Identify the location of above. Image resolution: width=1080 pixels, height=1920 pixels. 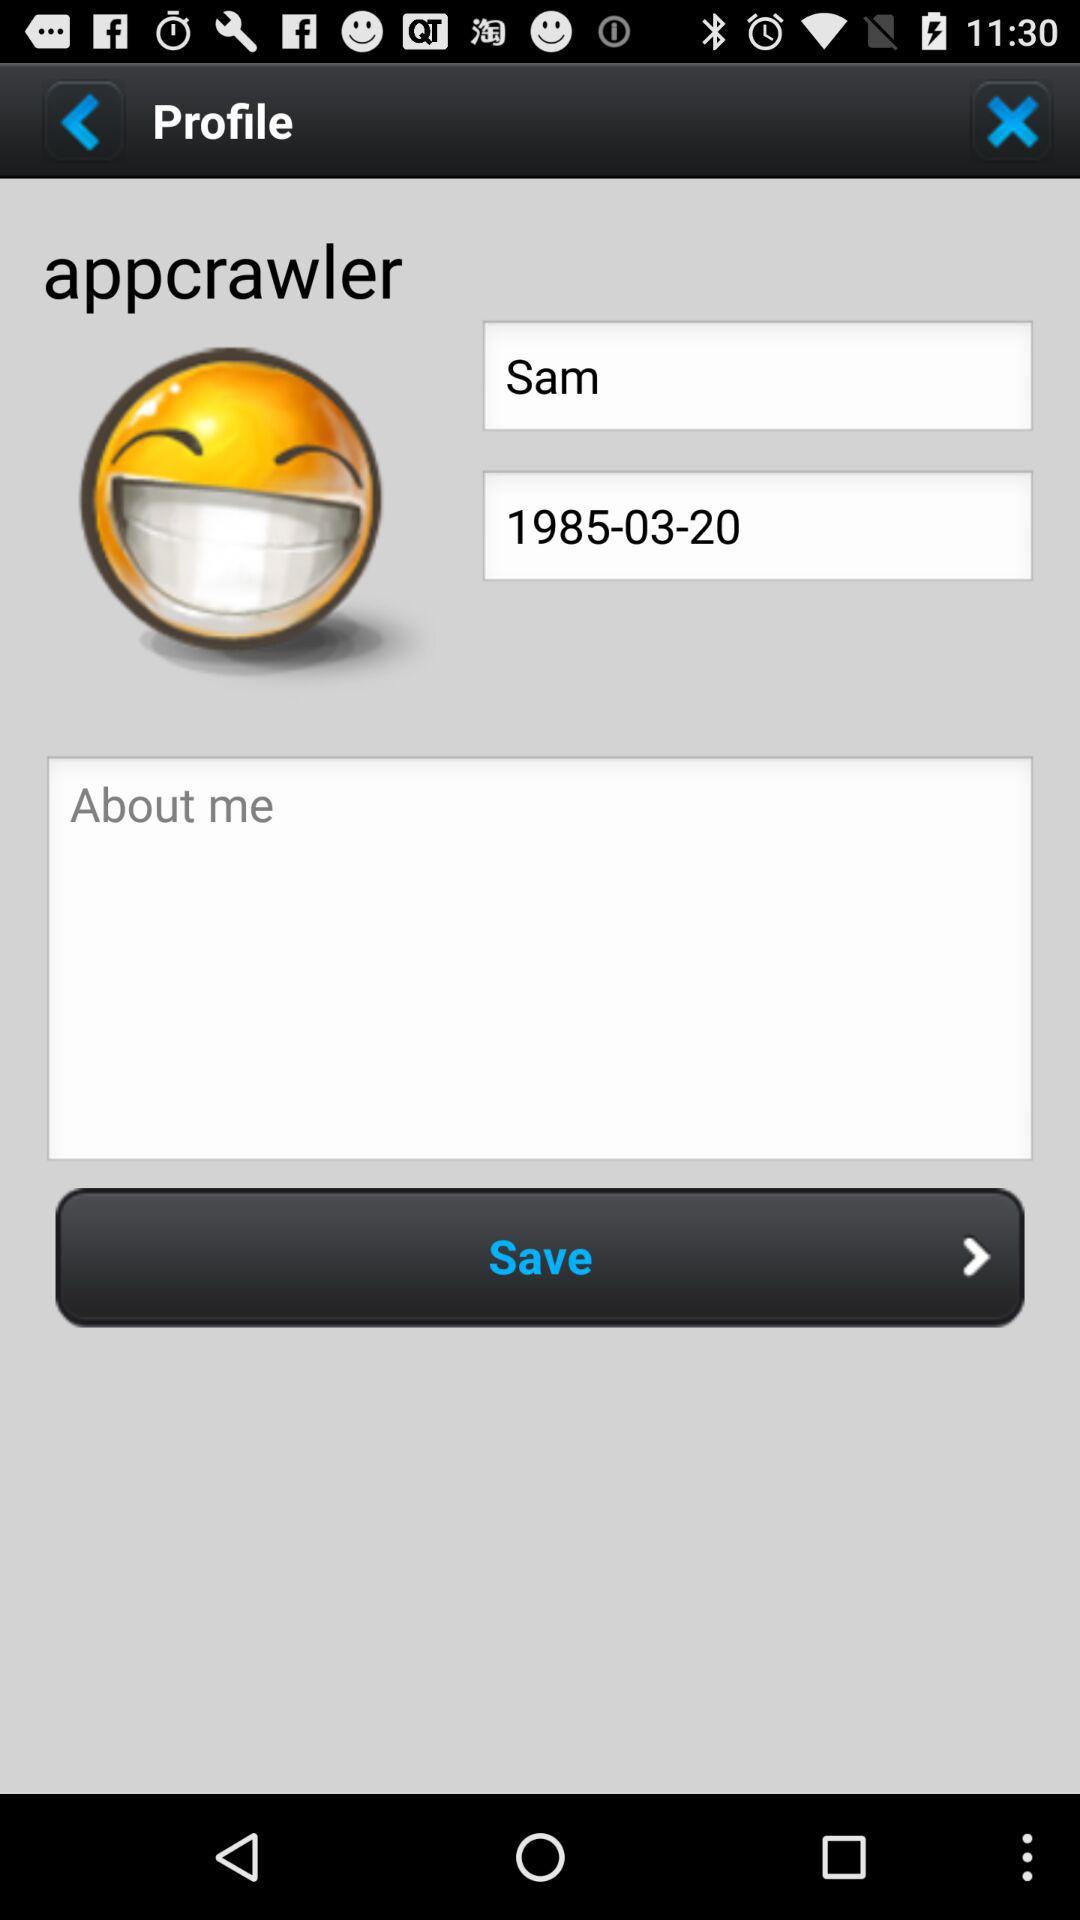
(540, 964).